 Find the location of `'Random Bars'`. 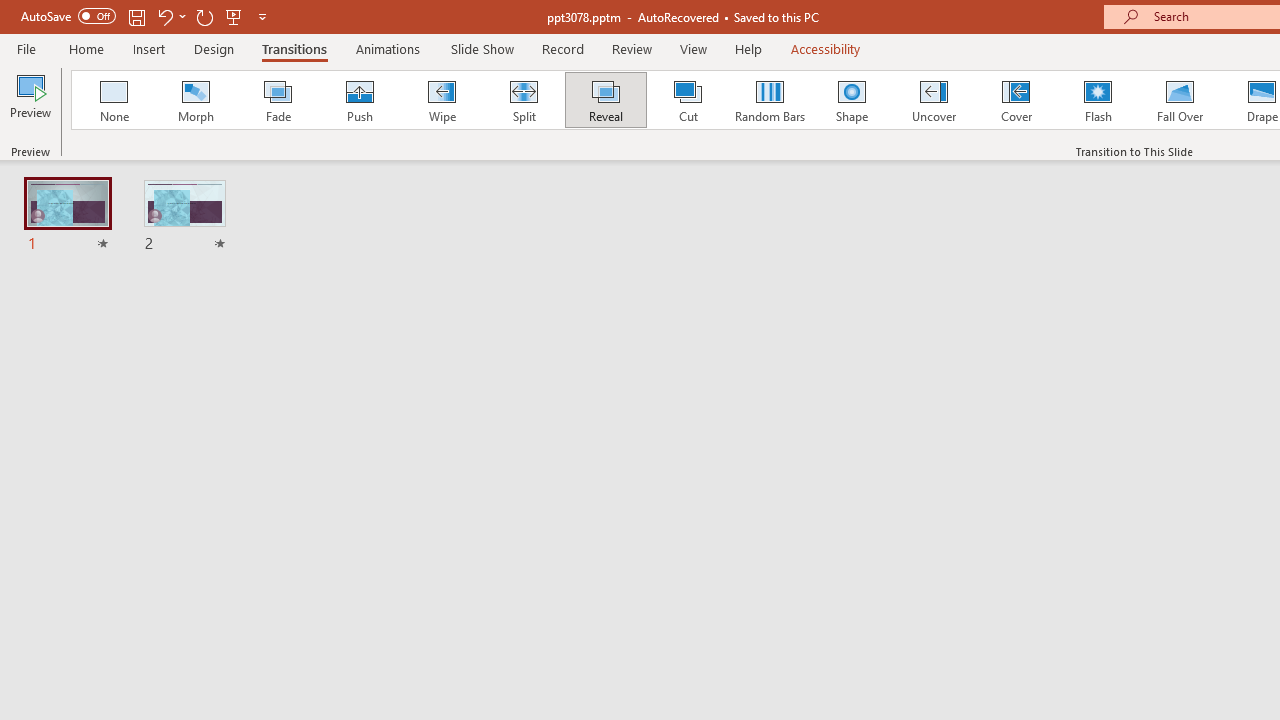

'Random Bars' is located at coordinates (769, 100).